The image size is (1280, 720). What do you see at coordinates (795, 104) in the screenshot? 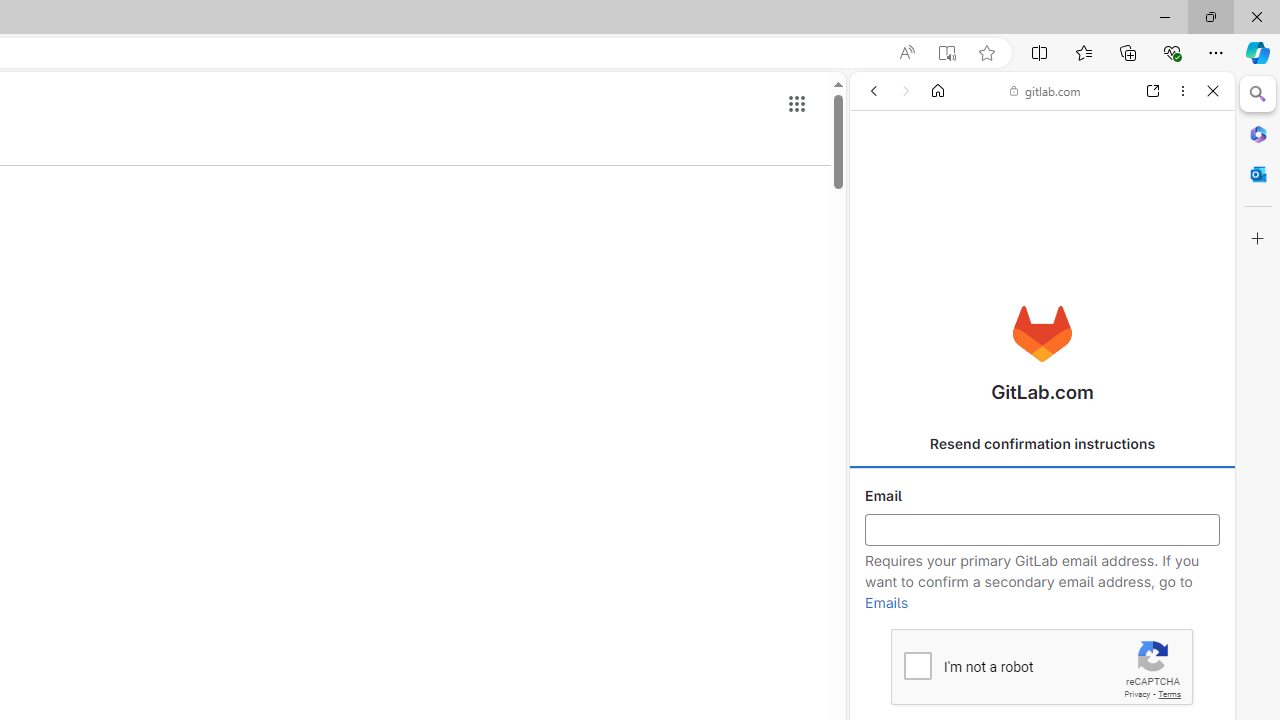
I see `'Google apps'` at bounding box center [795, 104].